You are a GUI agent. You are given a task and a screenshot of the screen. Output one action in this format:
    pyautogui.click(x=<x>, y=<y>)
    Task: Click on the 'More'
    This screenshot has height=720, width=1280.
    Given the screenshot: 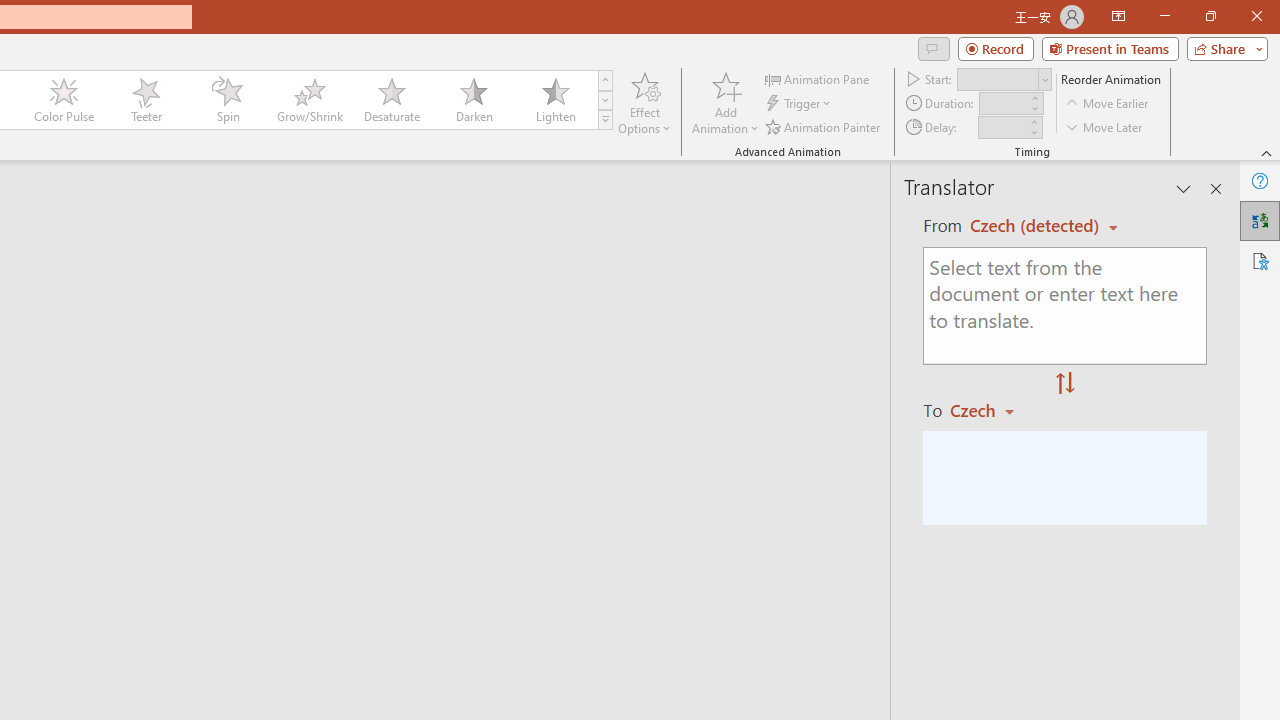 What is the action you would take?
    pyautogui.click(x=1033, y=121)
    